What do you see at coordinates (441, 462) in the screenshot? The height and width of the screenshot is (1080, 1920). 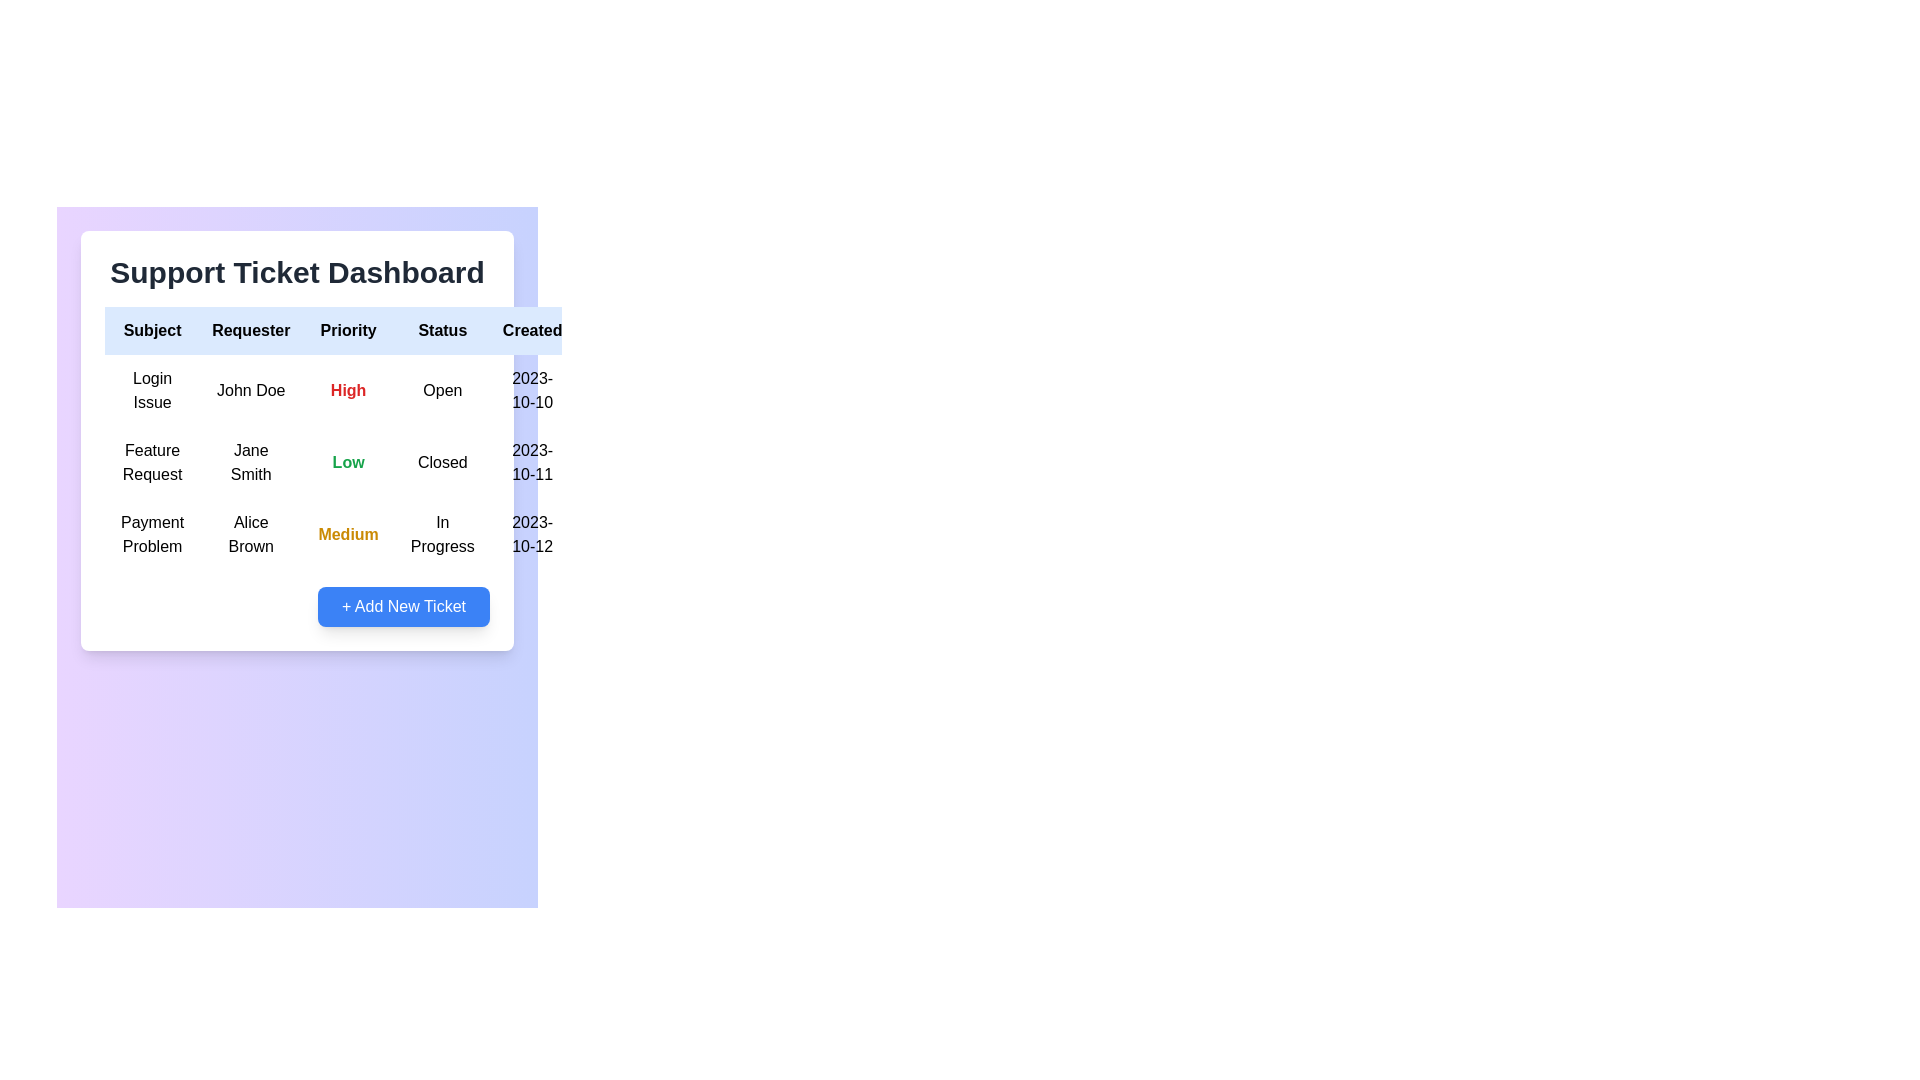 I see `text from the Static text label displaying 'Closed' located in the 'Status' column of the 'Feature Request' row in the data table` at bounding box center [441, 462].